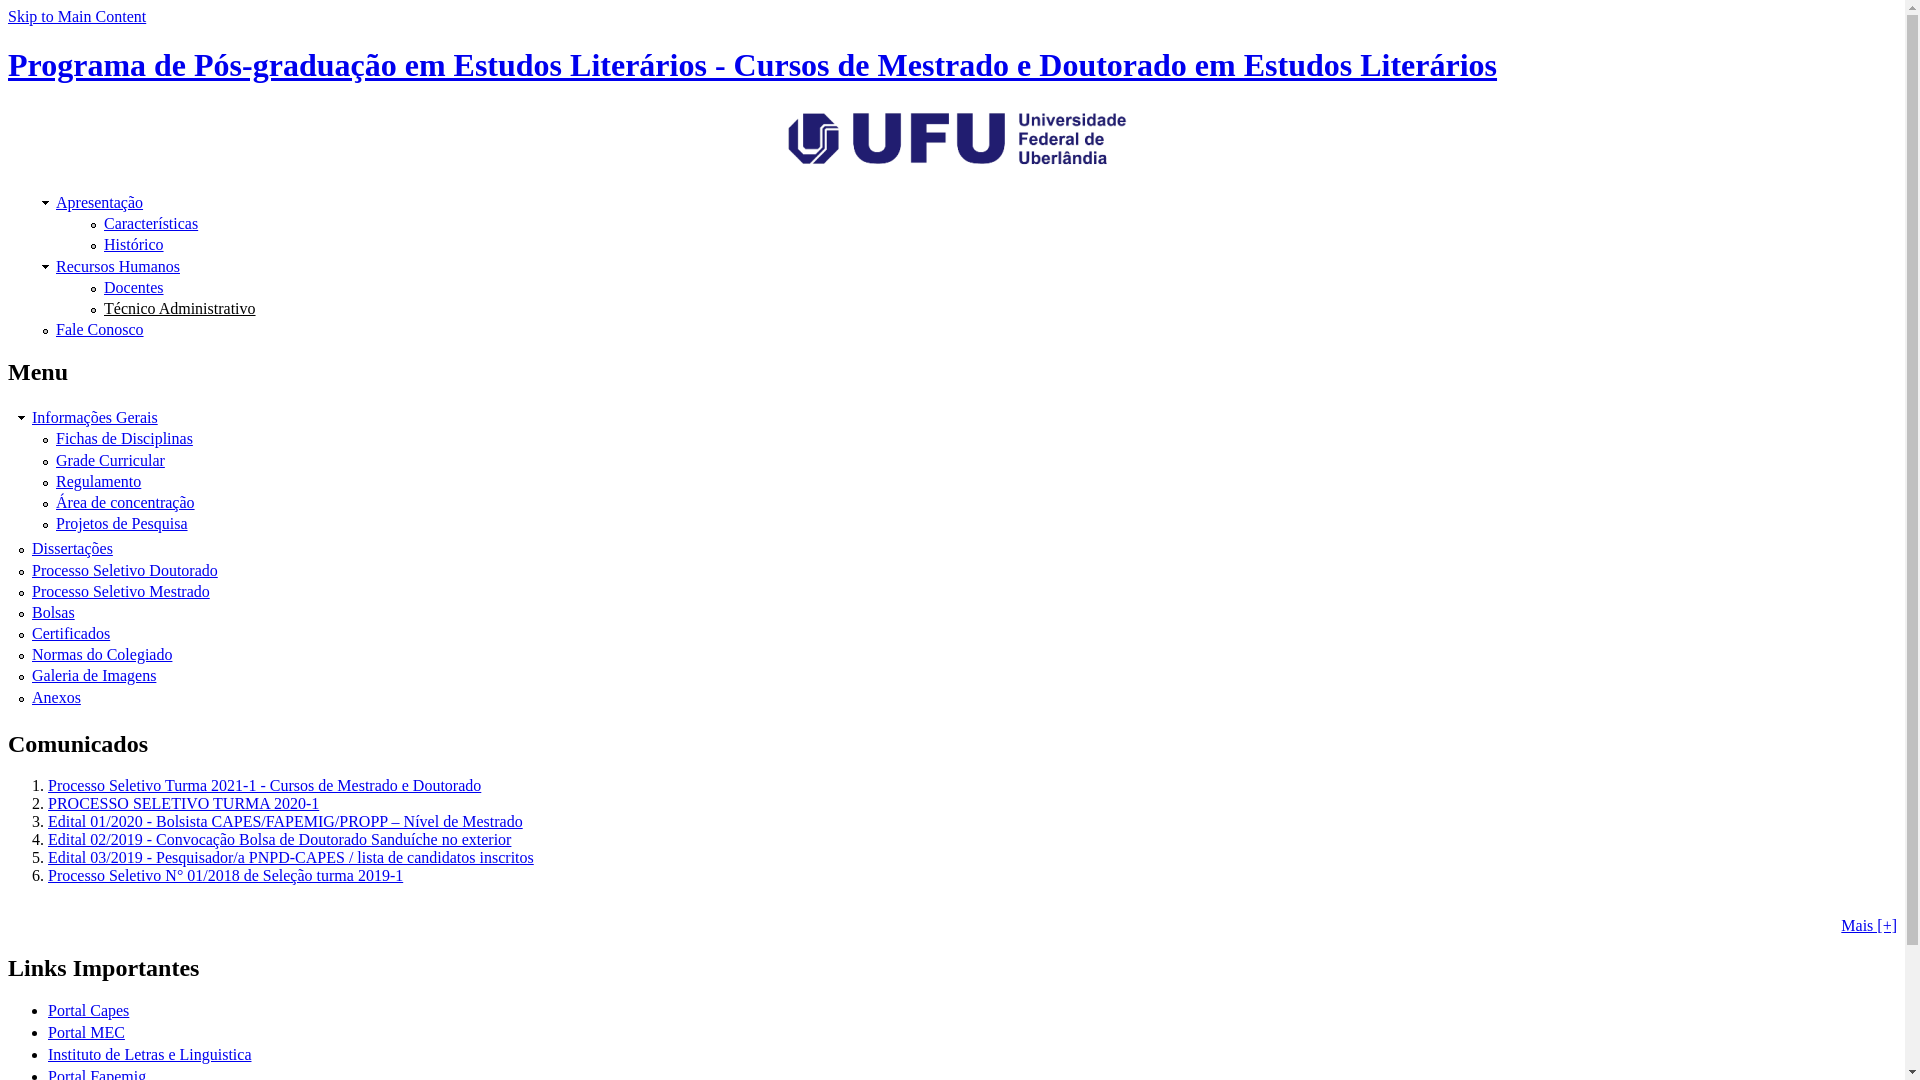 This screenshot has width=1920, height=1080. What do you see at coordinates (119, 590) in the screenshot?
I see `'Processo Seletivo Mestrado'` at bounding box center [119, 590].